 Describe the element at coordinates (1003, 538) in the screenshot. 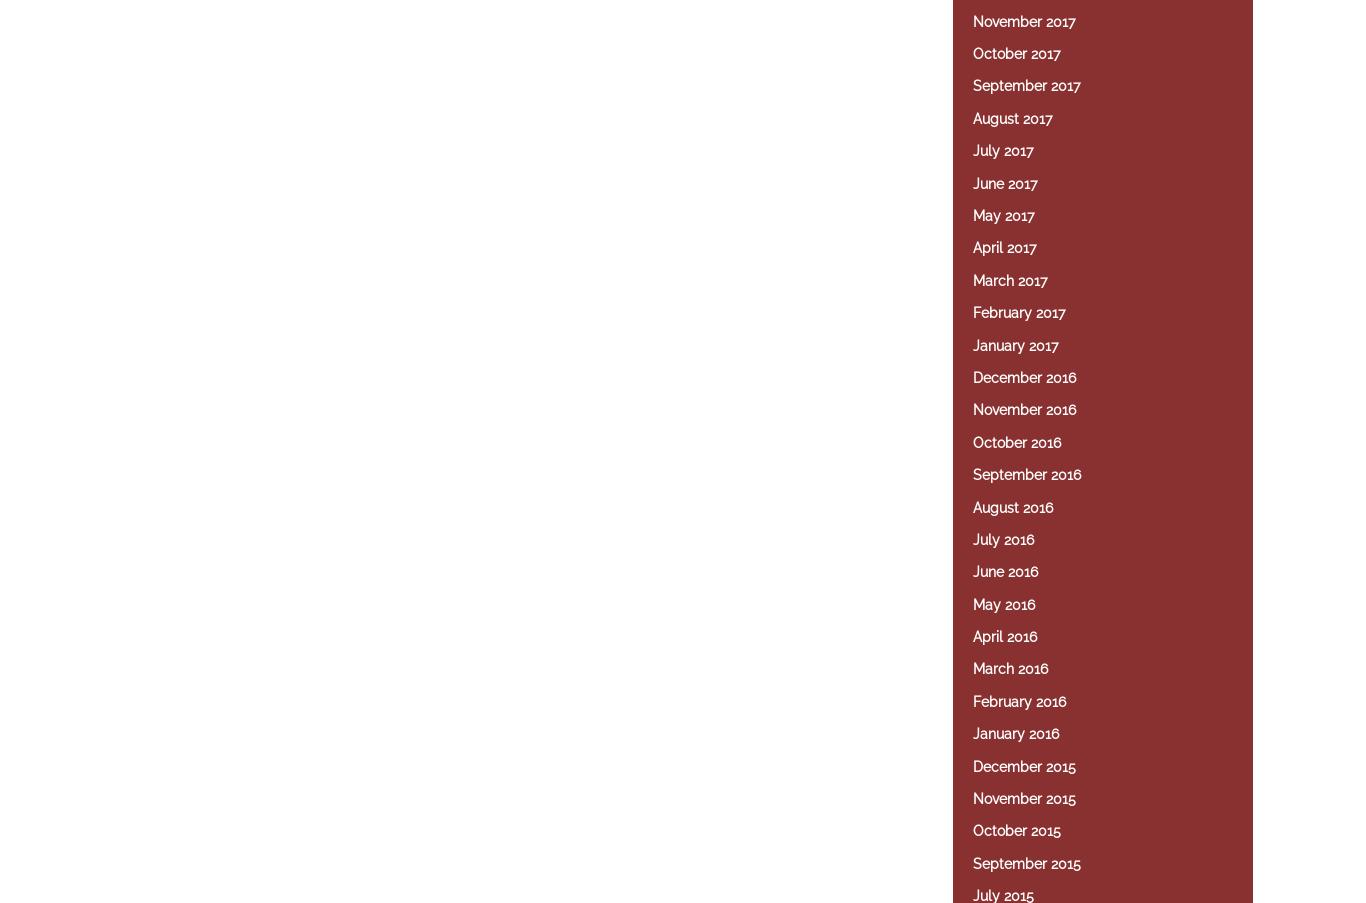

I see `'July 2016'` at that location.